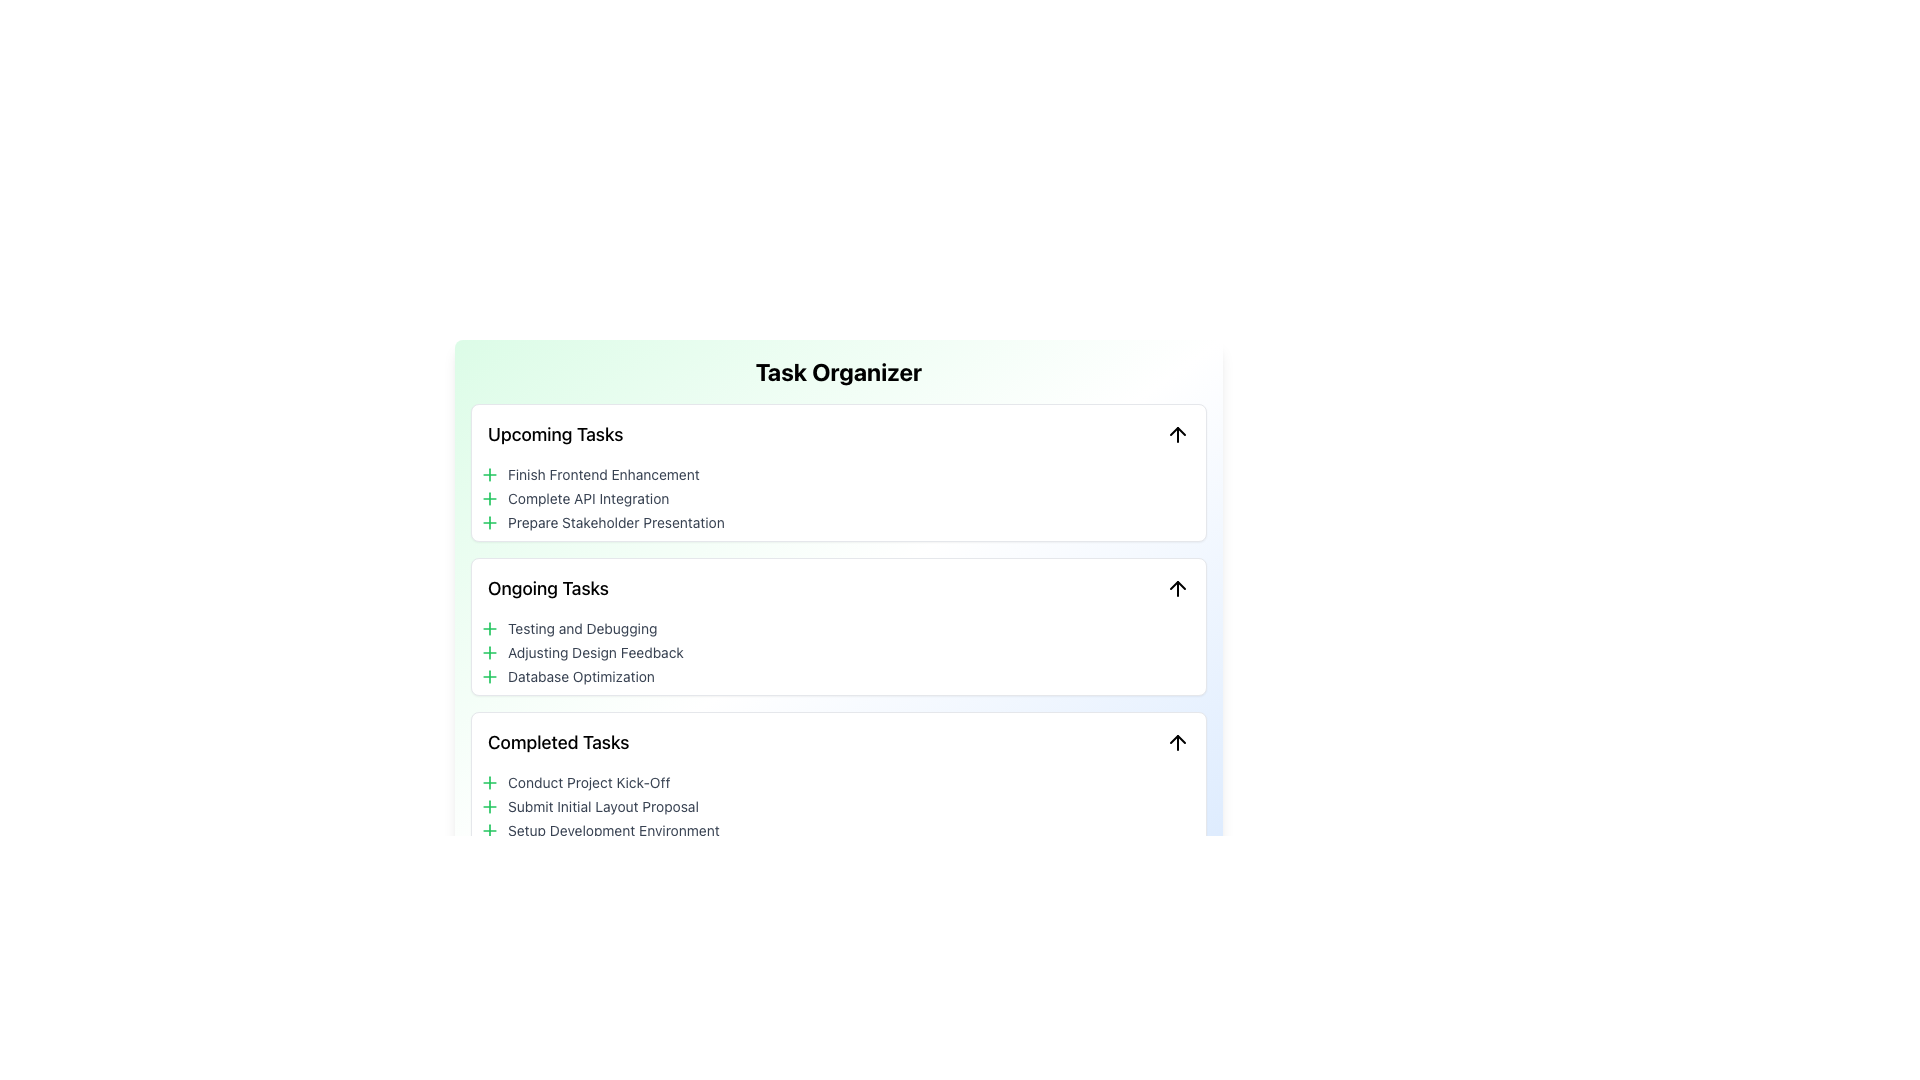 The image size is (1920, 1080). Describe the element at coordinates (489, 830) in the screenshot. I see `the button styled as an icon located in the 'Completed Tasks' section, adjacent to the text 'Setup Development Environment'` at that location.